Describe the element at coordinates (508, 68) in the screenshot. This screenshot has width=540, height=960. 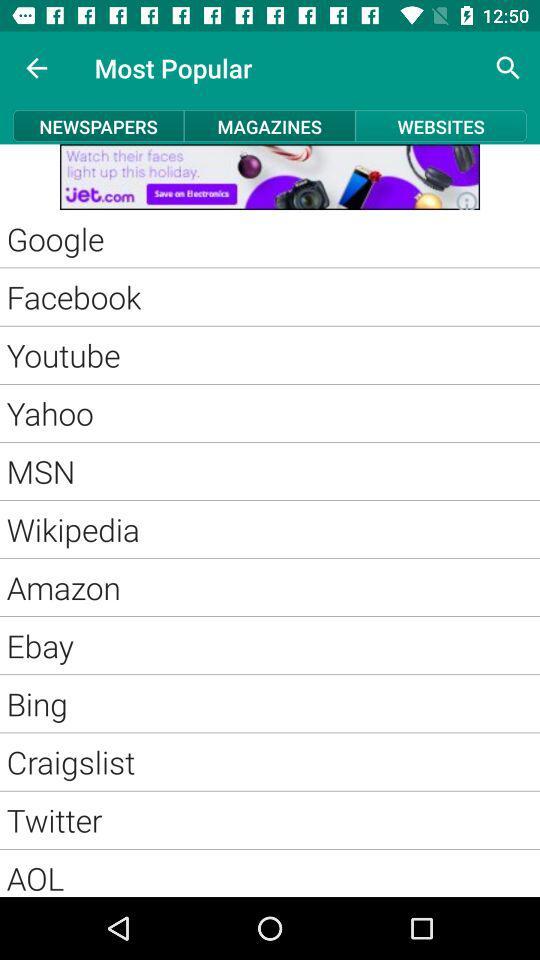
I see `start to search` at that location.